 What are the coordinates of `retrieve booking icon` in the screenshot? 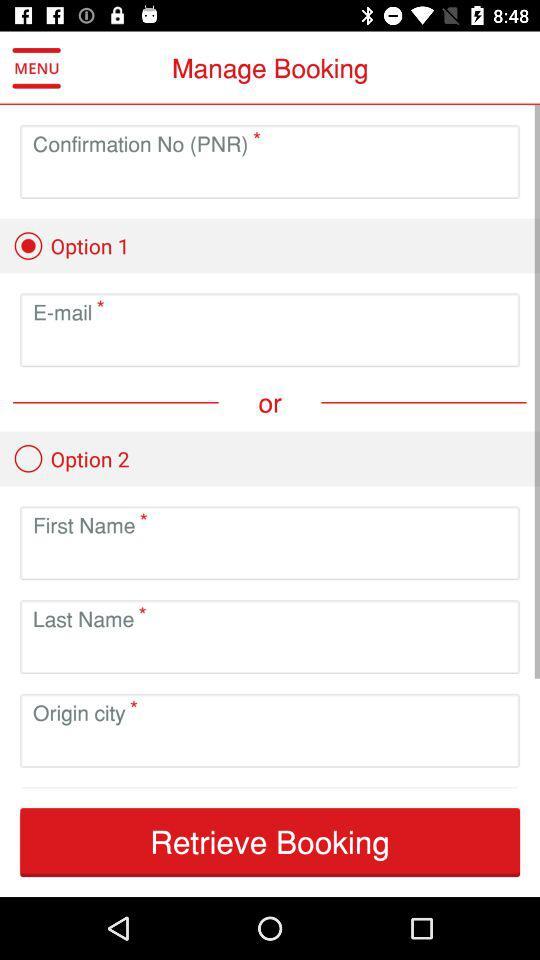 It's located at (270, 841).